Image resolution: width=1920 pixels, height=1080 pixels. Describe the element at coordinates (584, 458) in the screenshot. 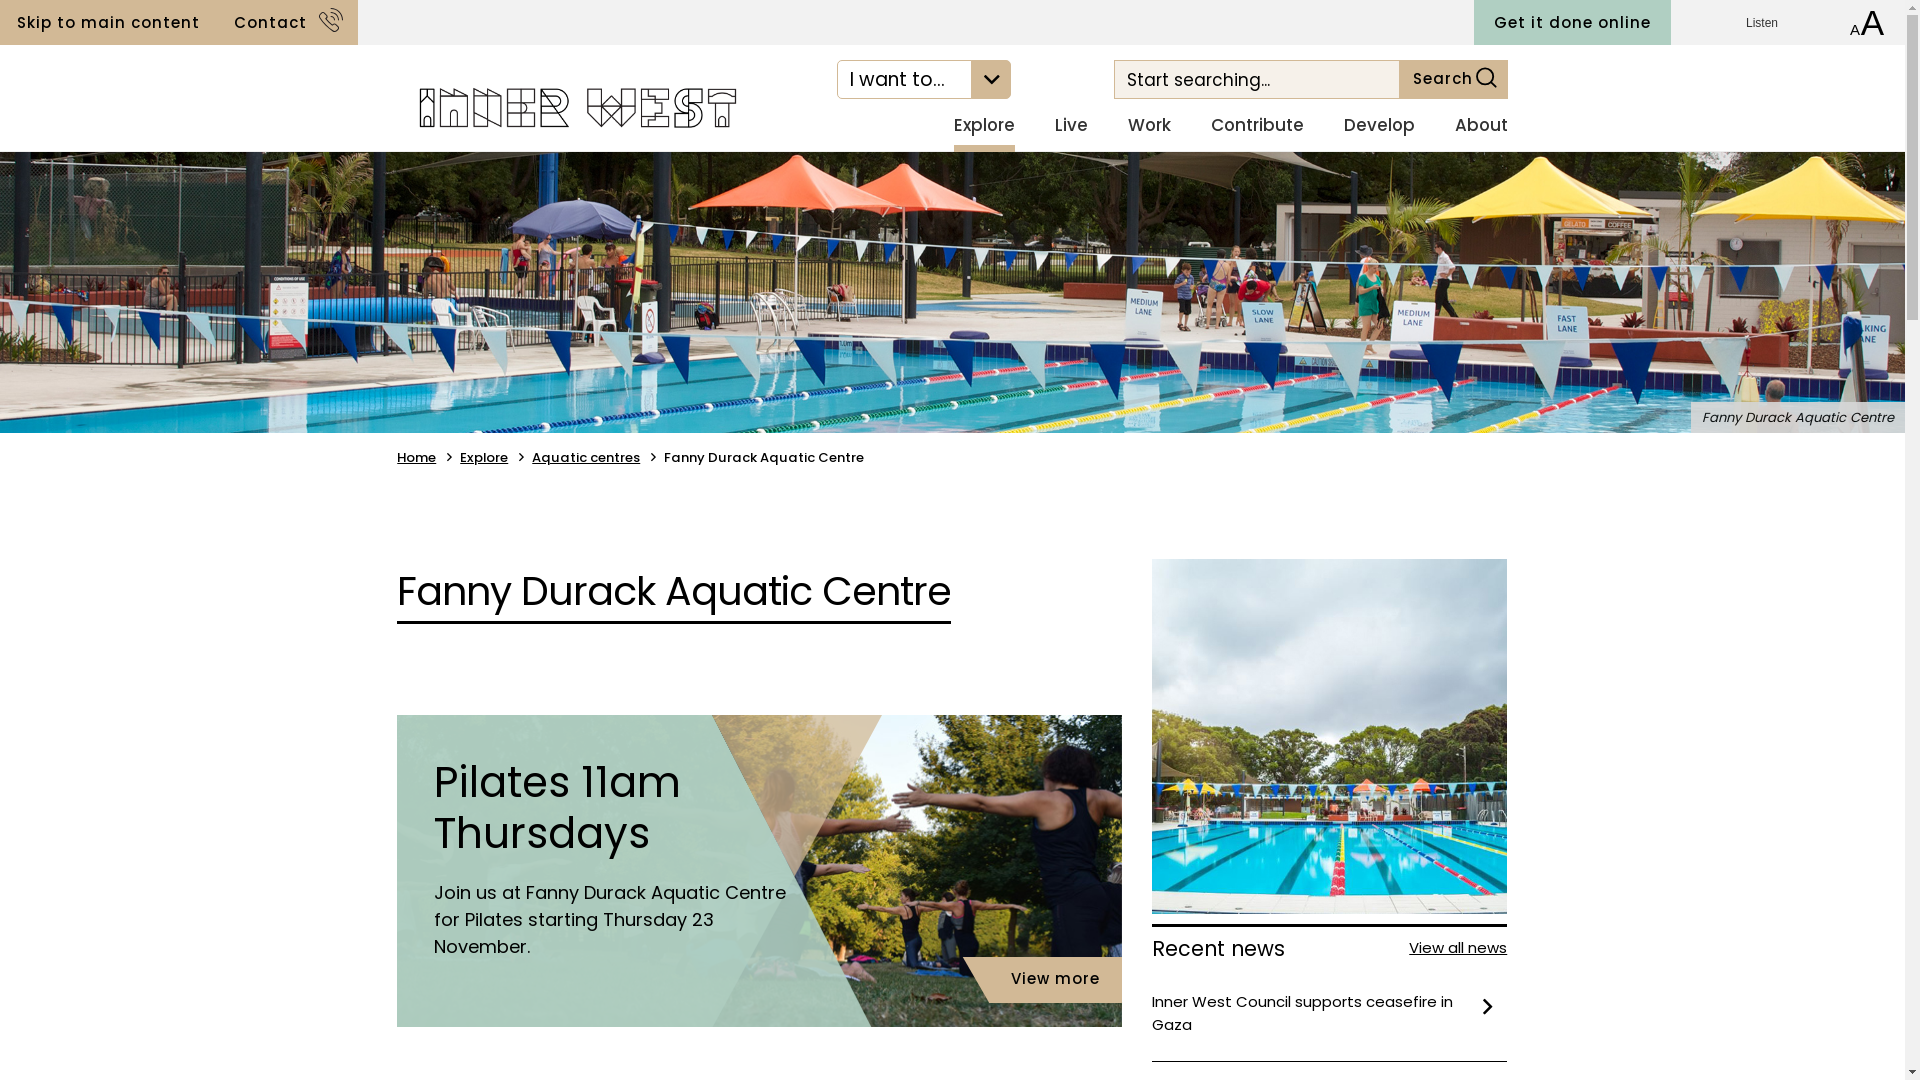

I see `'Aquatic centres'` at that location.